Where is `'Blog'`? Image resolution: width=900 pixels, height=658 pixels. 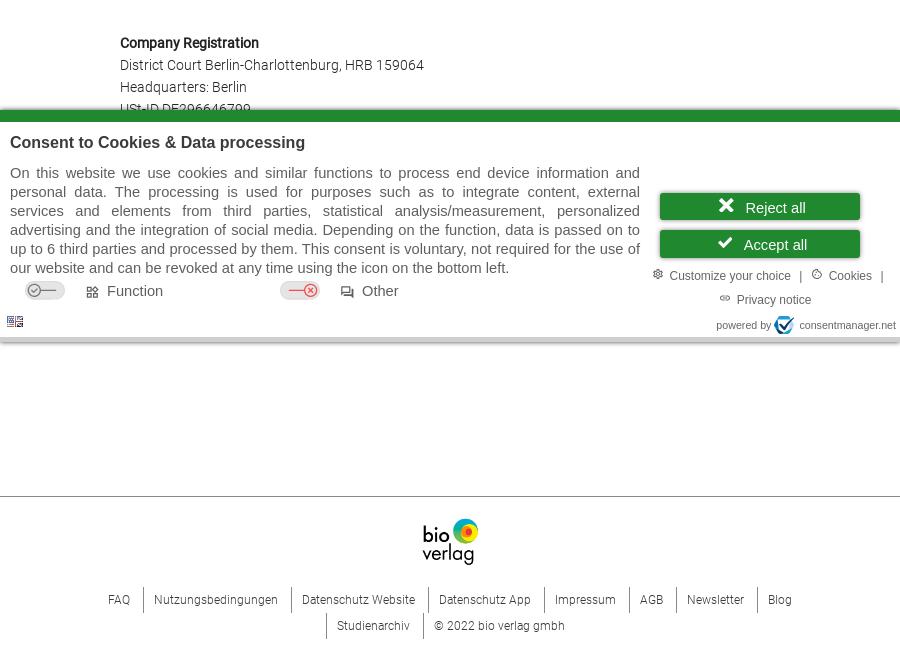
'Blog' is located at coordinates (779, 597).